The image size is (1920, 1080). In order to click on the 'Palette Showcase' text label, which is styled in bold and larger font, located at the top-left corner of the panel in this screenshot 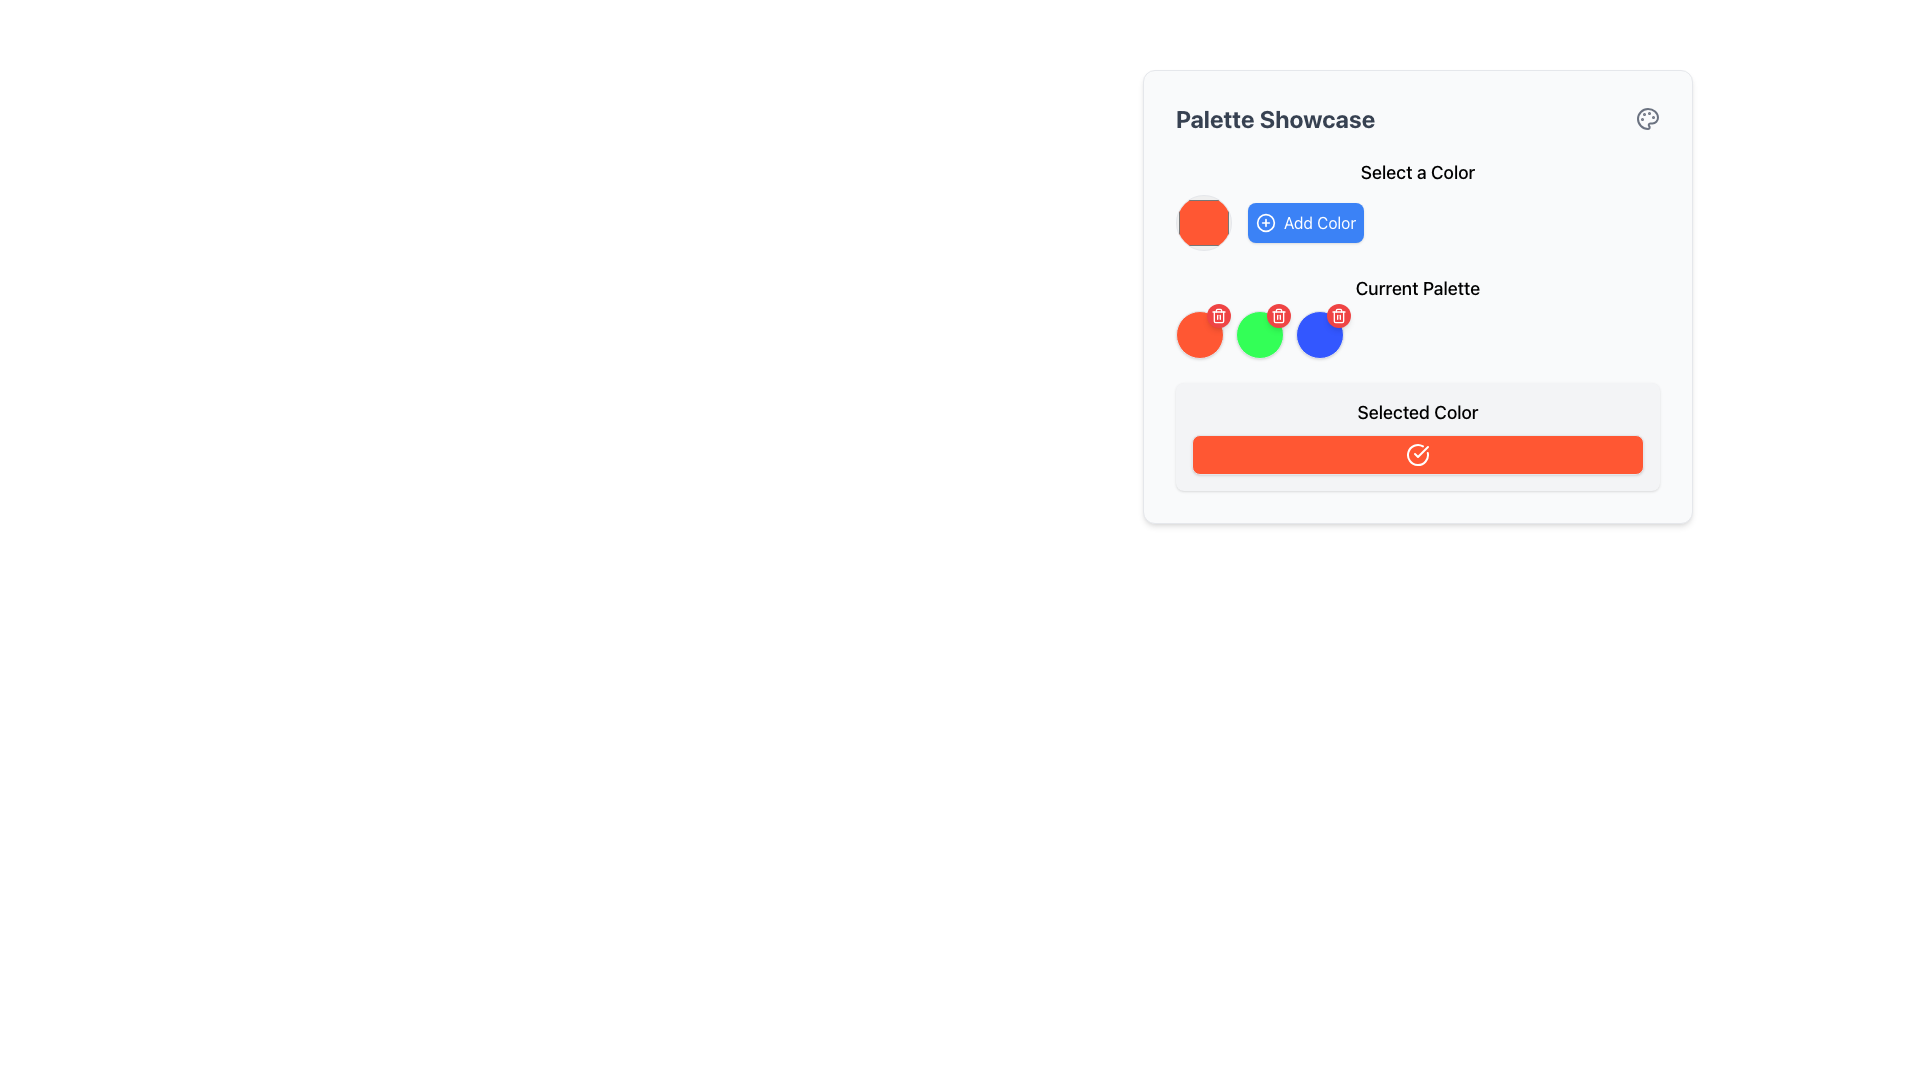, I will do `click(1274, 119)`.